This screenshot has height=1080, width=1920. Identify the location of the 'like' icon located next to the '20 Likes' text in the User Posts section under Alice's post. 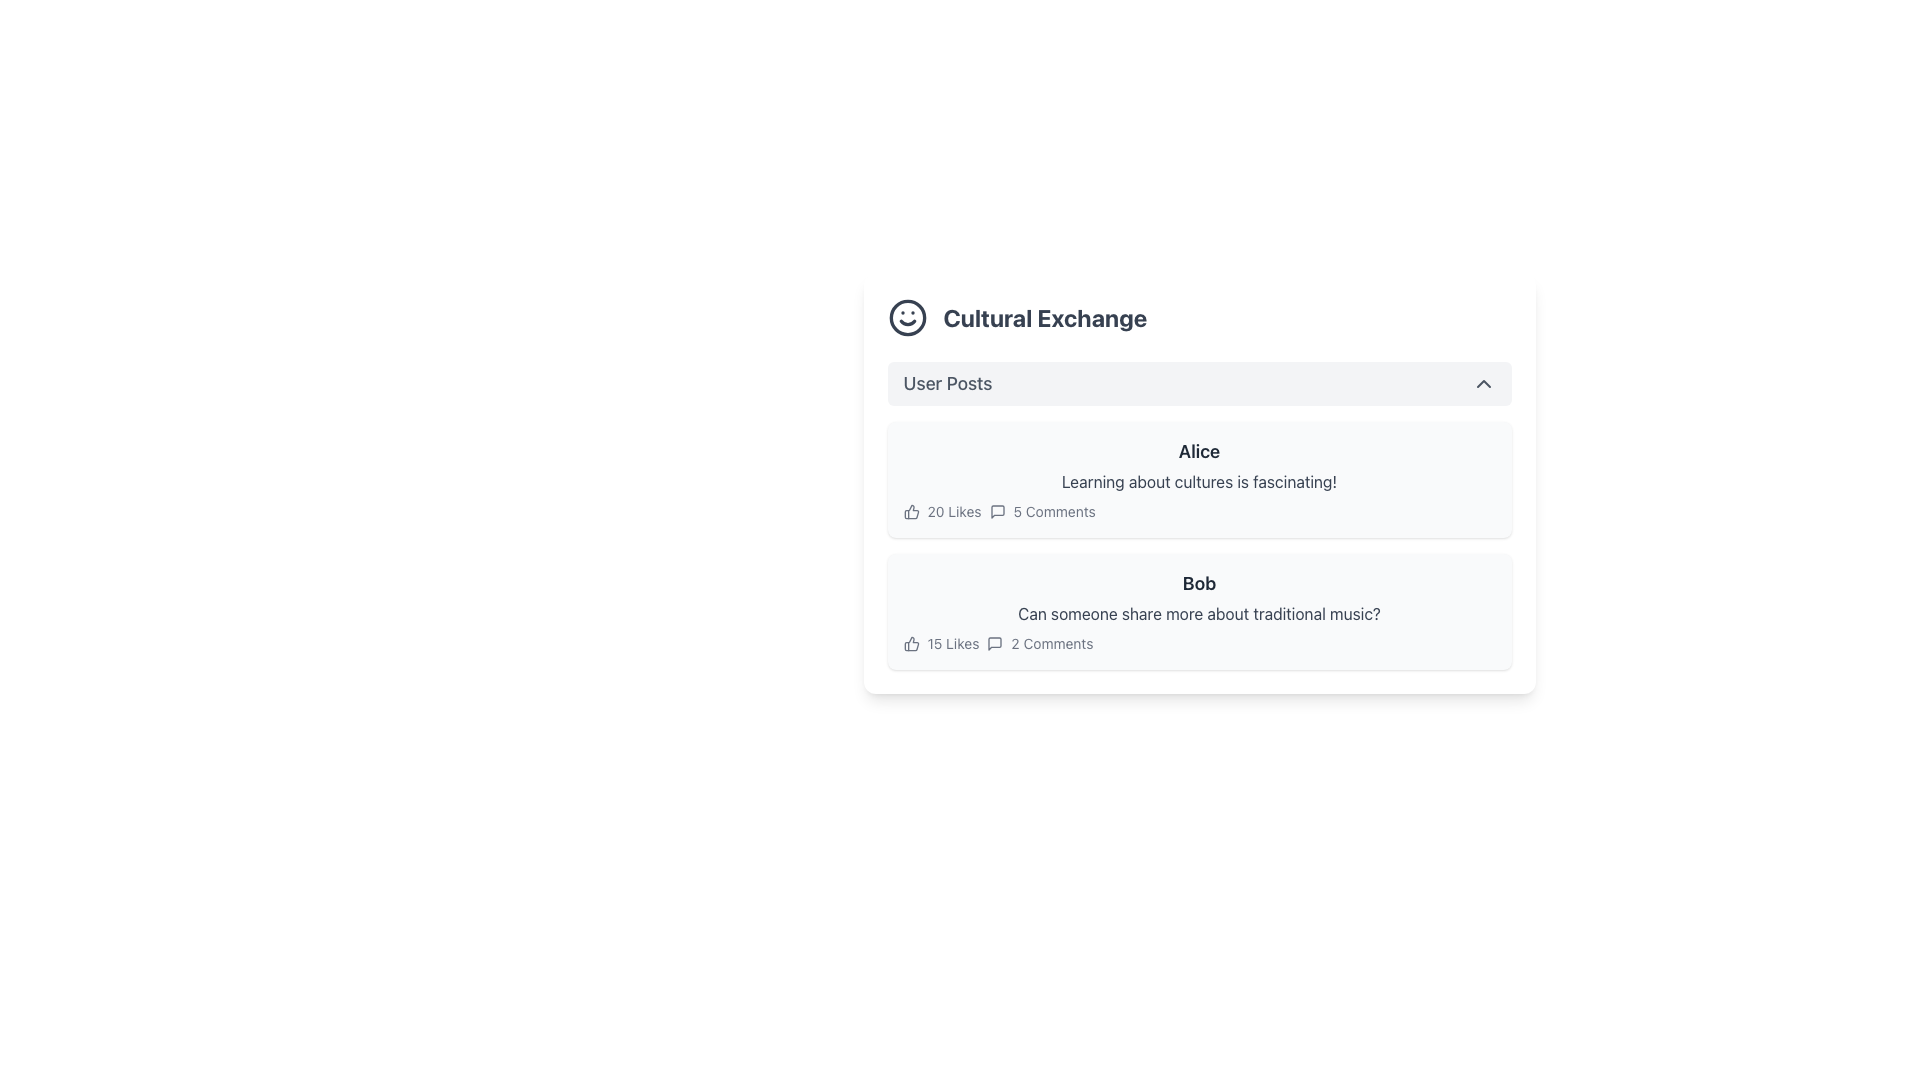
(910, 511).